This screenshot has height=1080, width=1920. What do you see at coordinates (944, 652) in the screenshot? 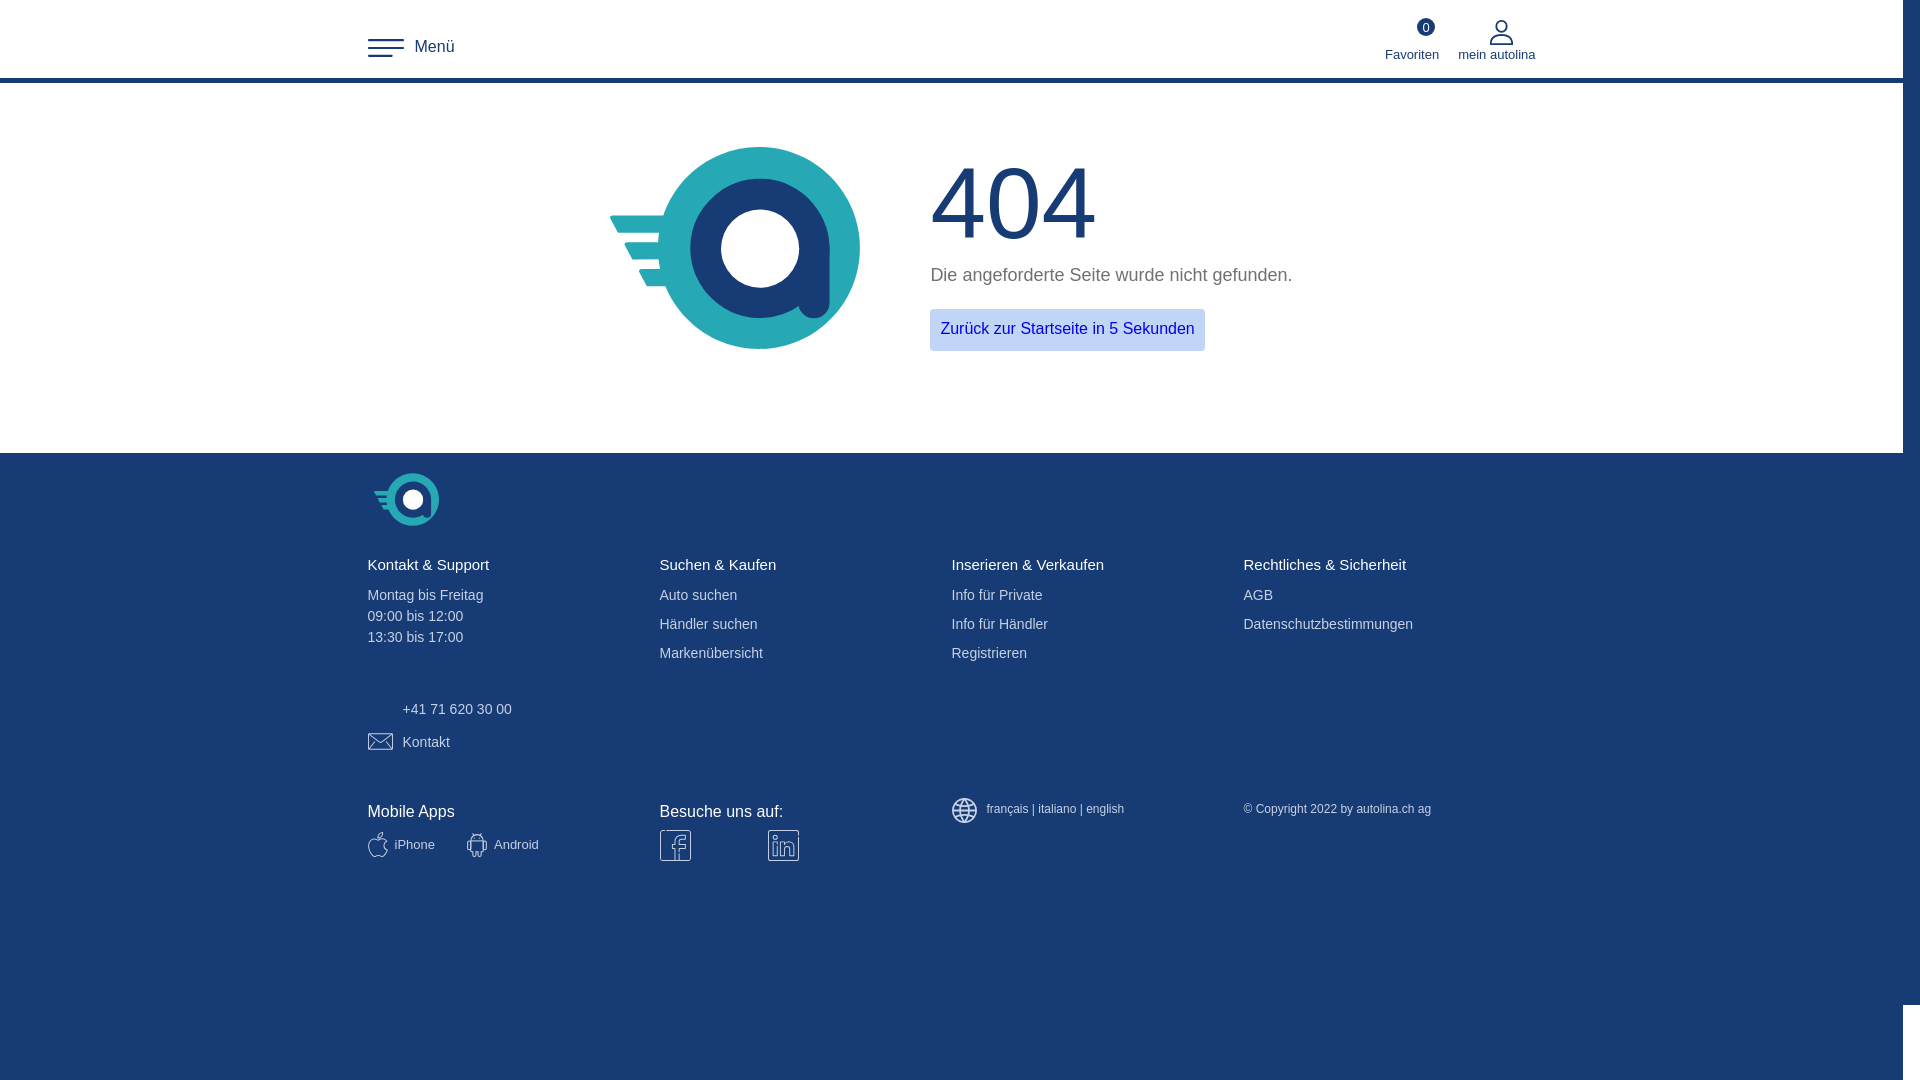
I see `'Registrieren'` at bounding box center [944, 652].